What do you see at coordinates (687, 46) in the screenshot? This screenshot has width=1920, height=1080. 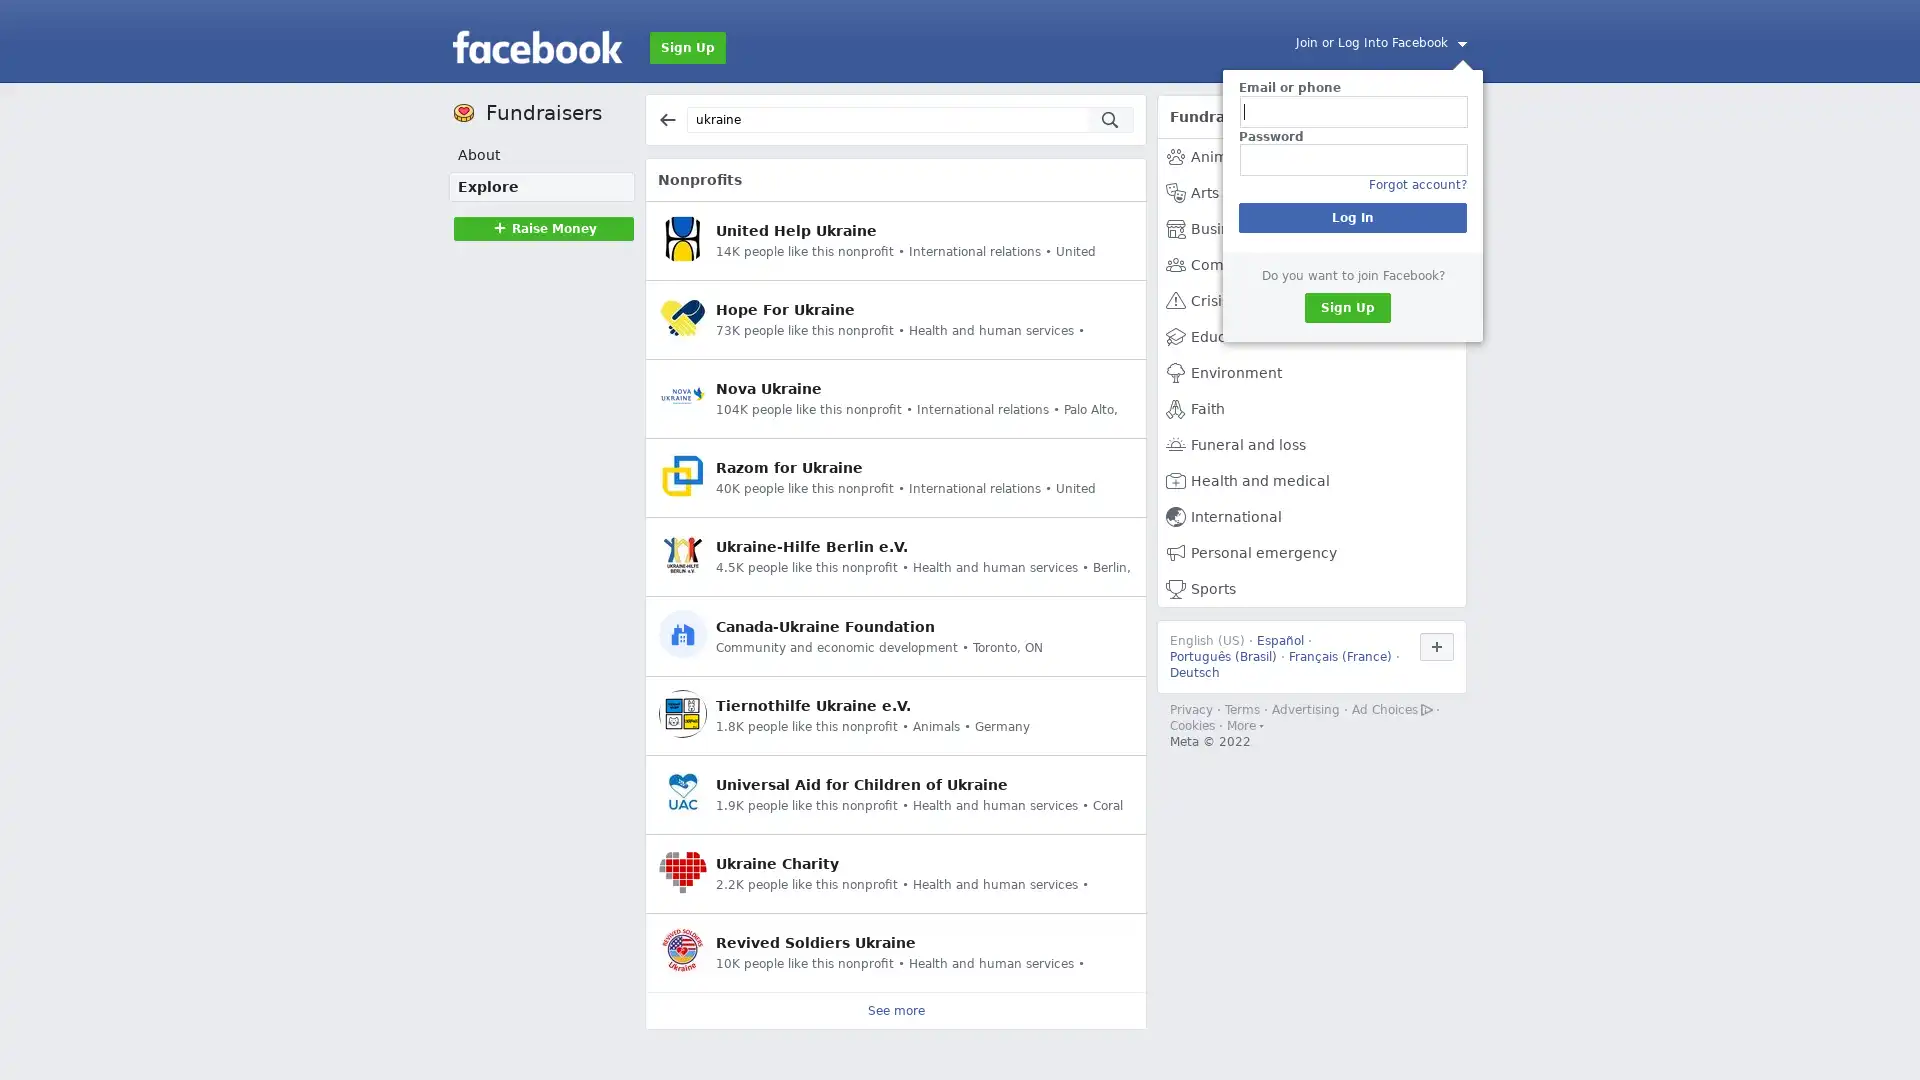 I see `Sign Up` at bounding box center [687, 46].